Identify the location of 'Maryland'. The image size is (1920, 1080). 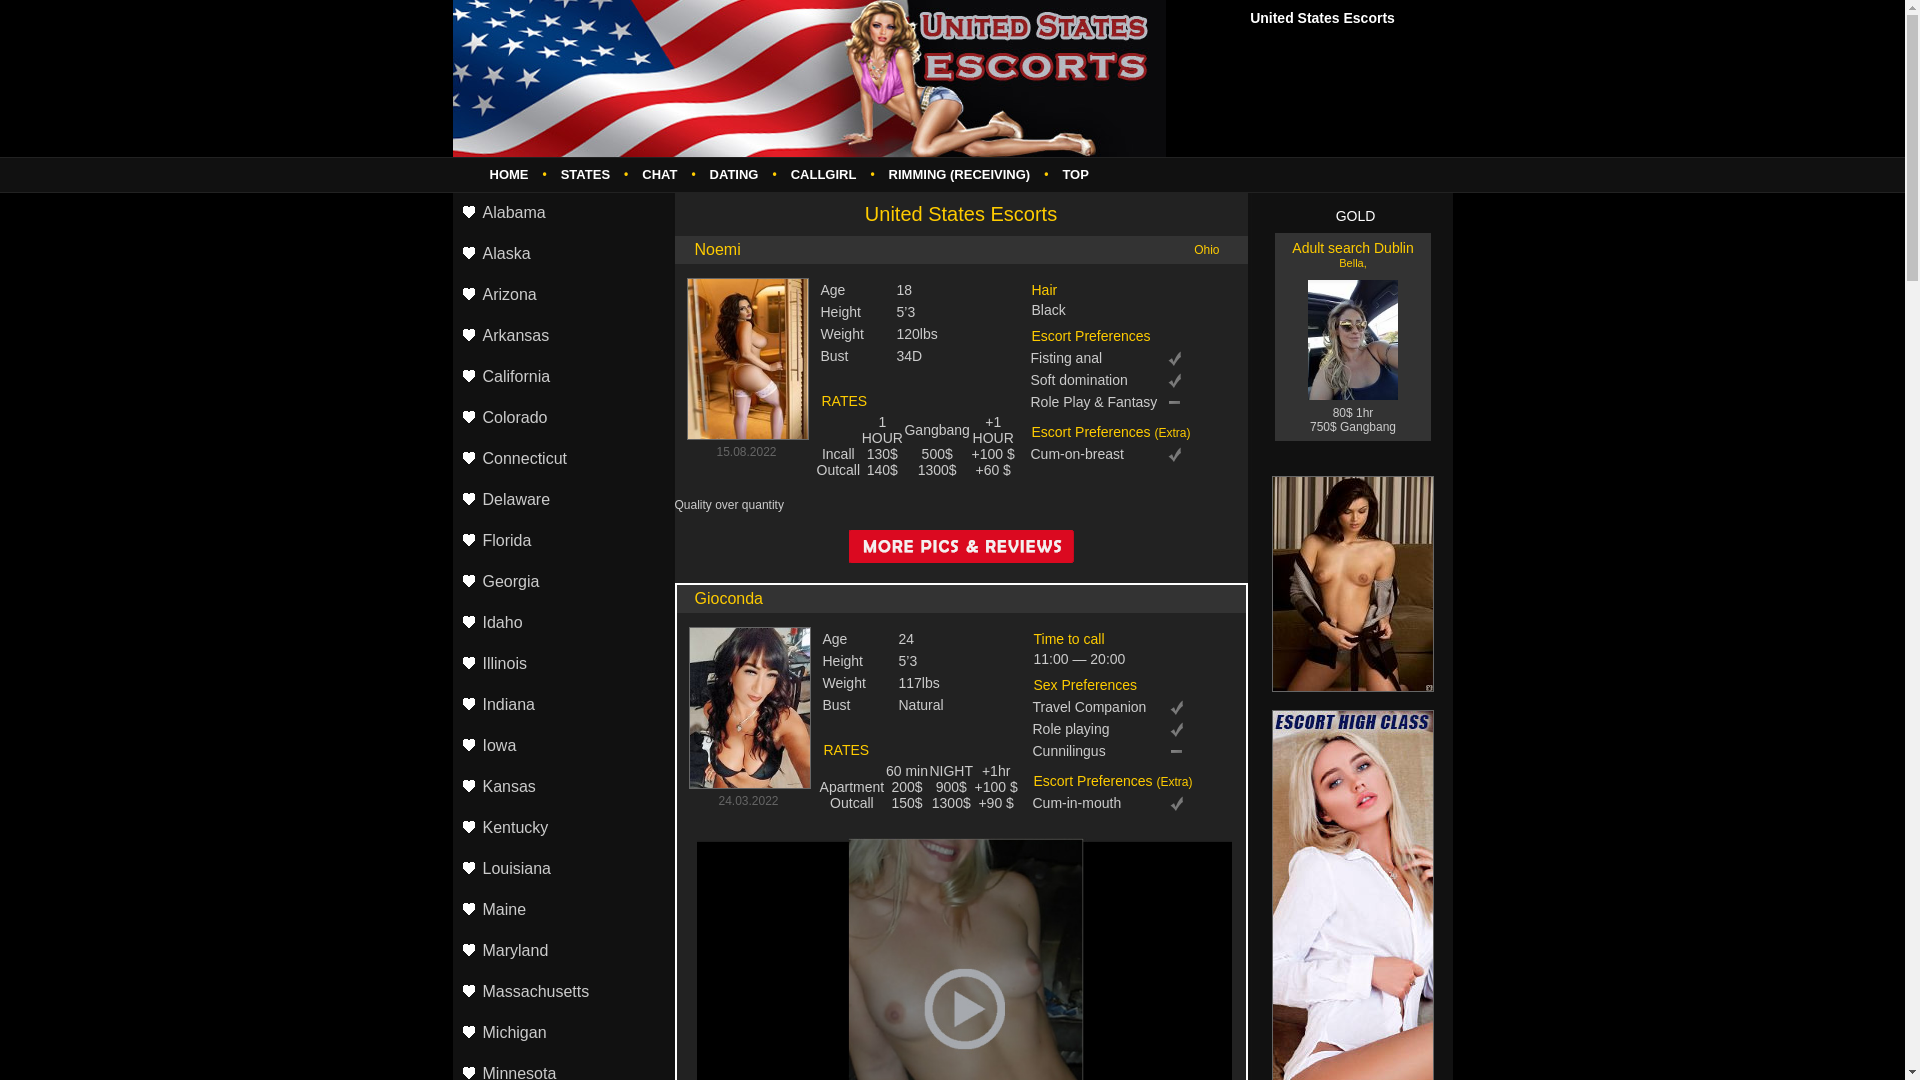
(560, 950).